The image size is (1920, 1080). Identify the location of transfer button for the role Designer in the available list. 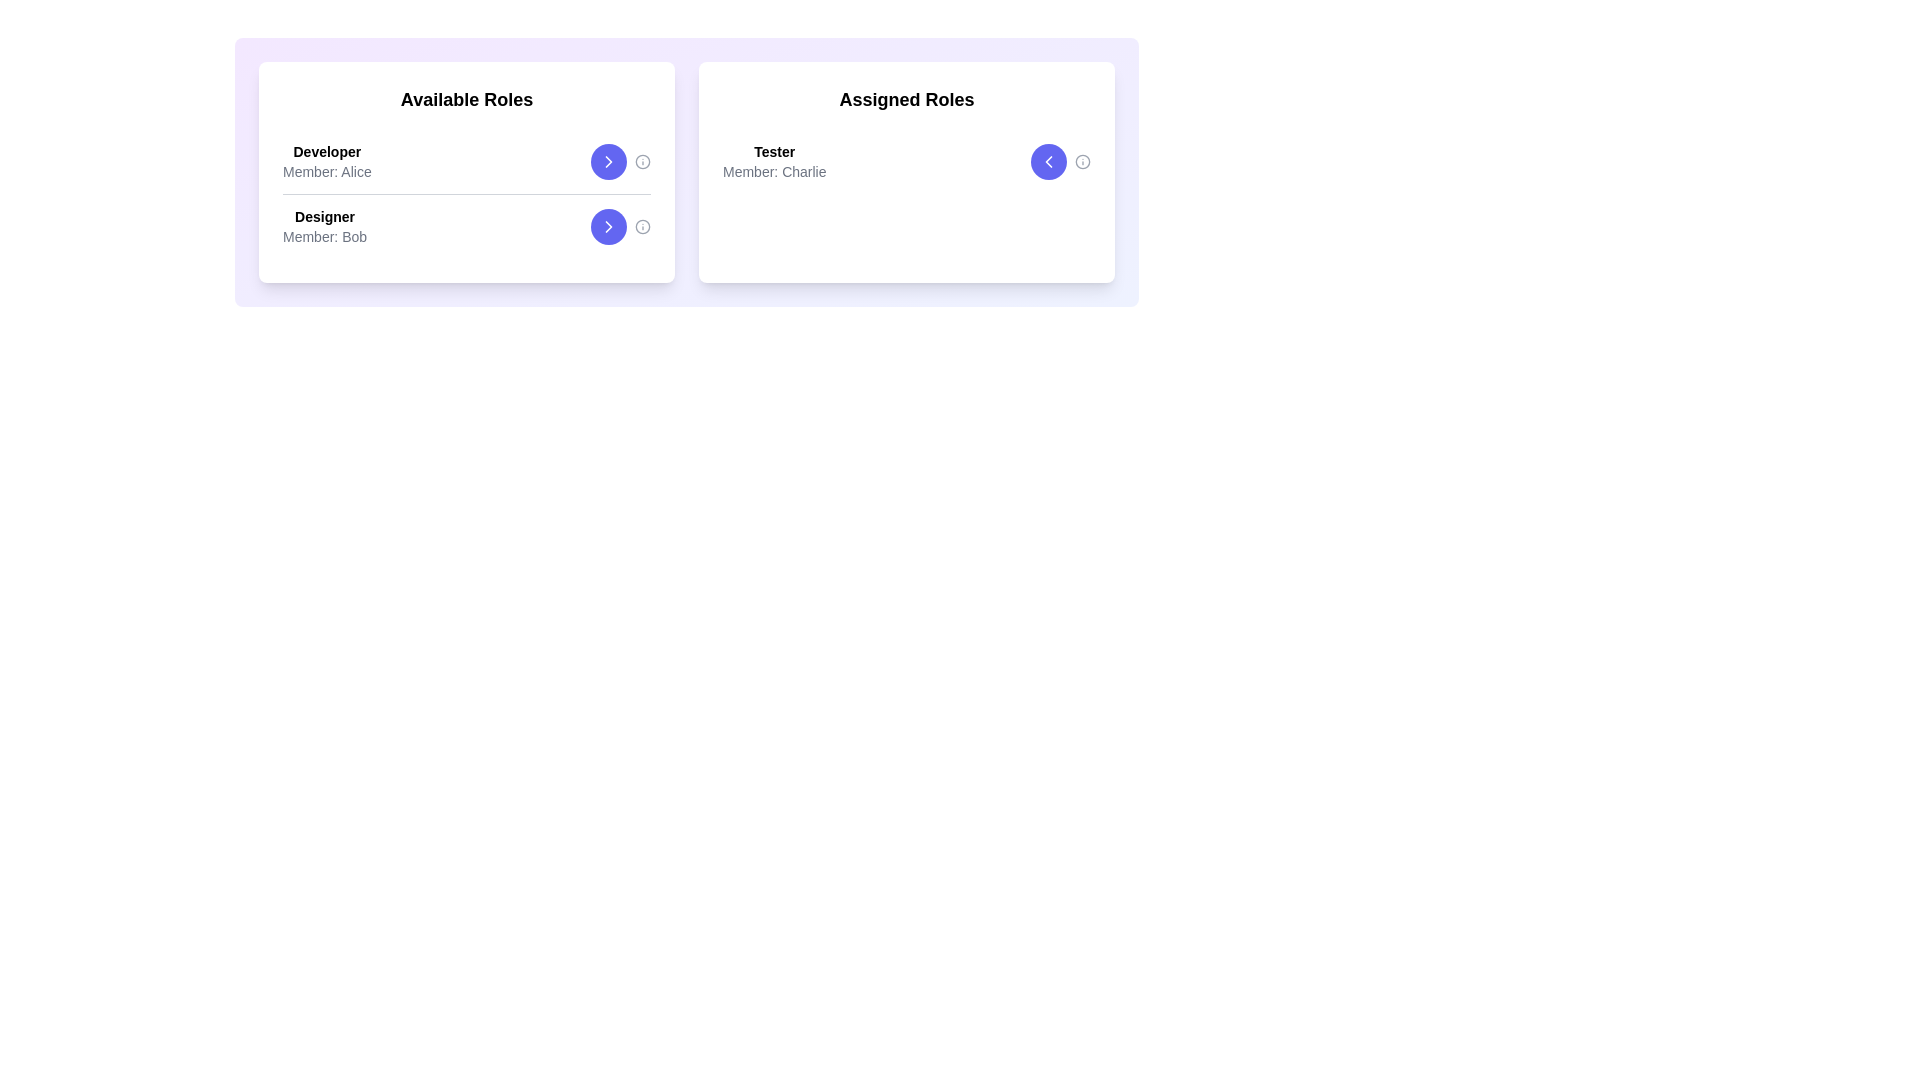
(608, 226).